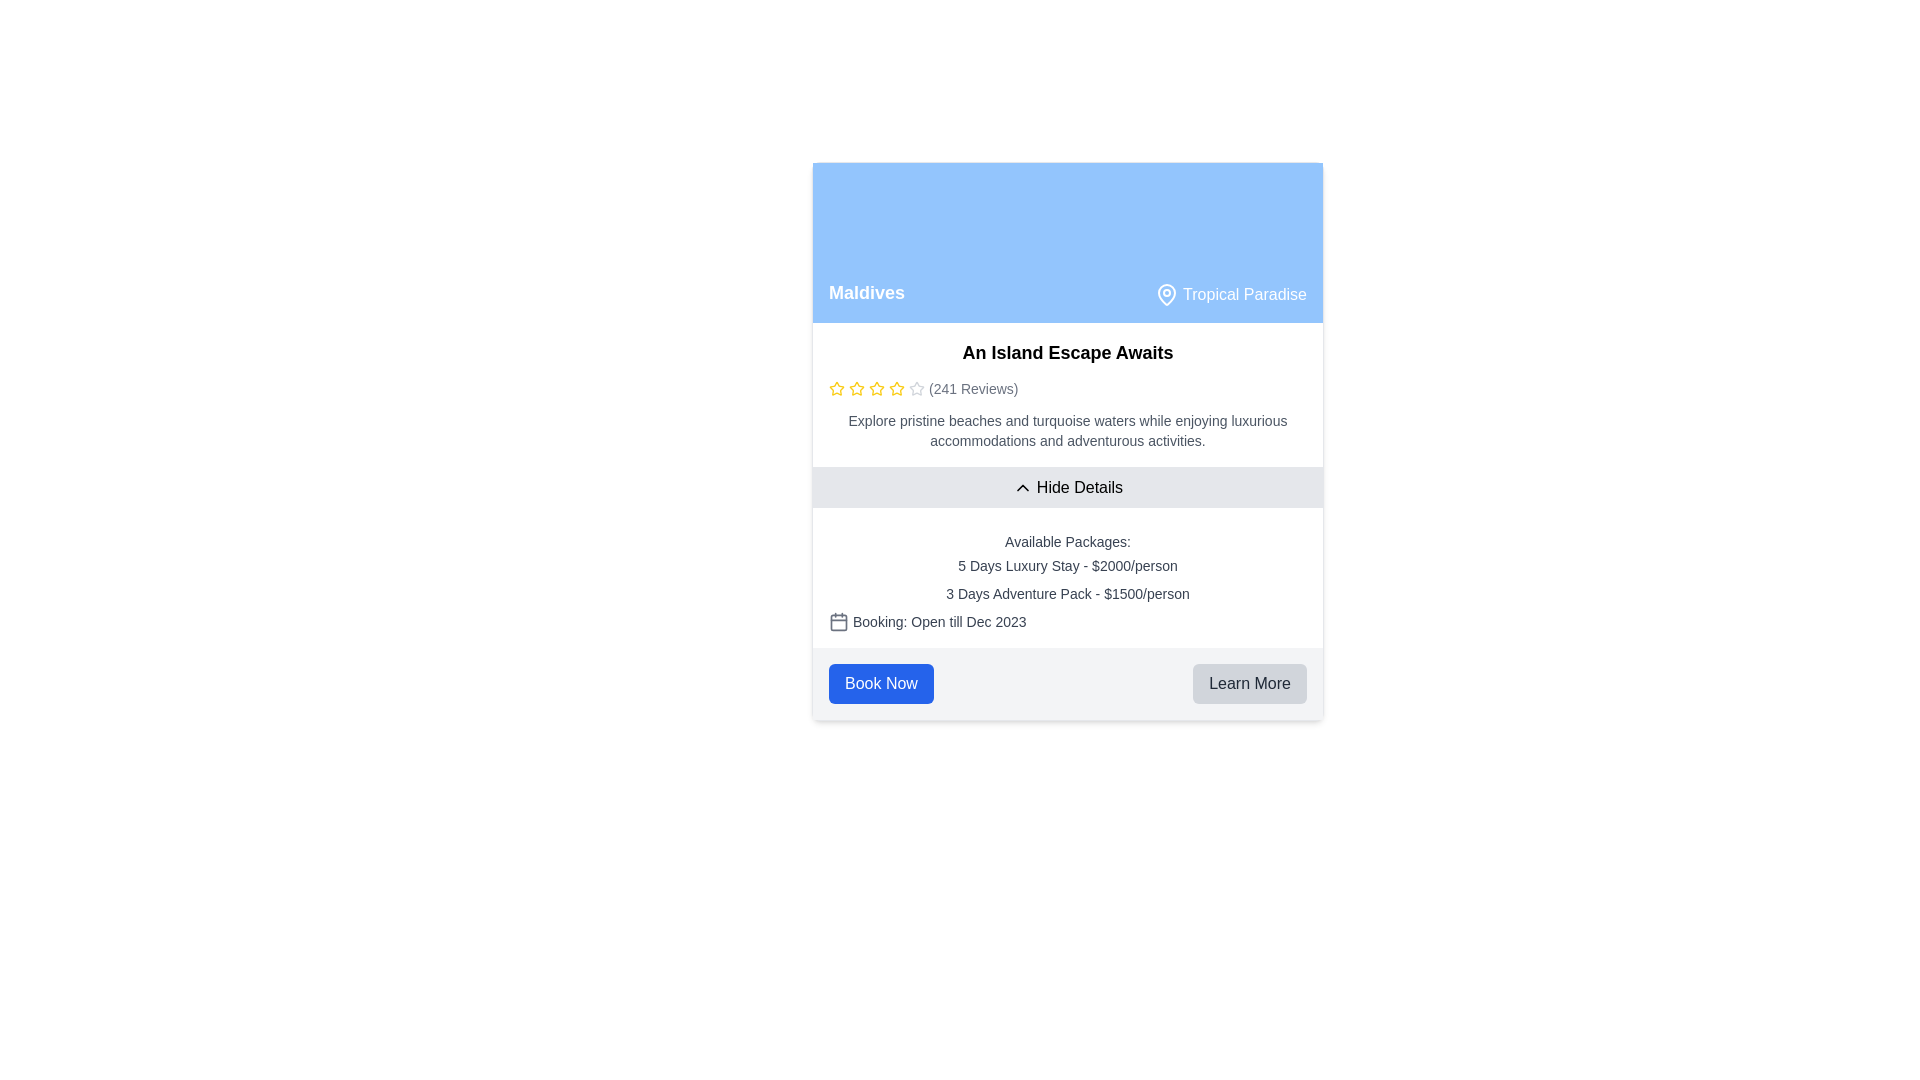 This screenshot has height=1080, width=1920. What do you see at coordinates (836, 388) in the screenshot?
I see `the first star icon in the rating component, which is part of a horizontal group of similar star icons` at bounding box center [836, 388].